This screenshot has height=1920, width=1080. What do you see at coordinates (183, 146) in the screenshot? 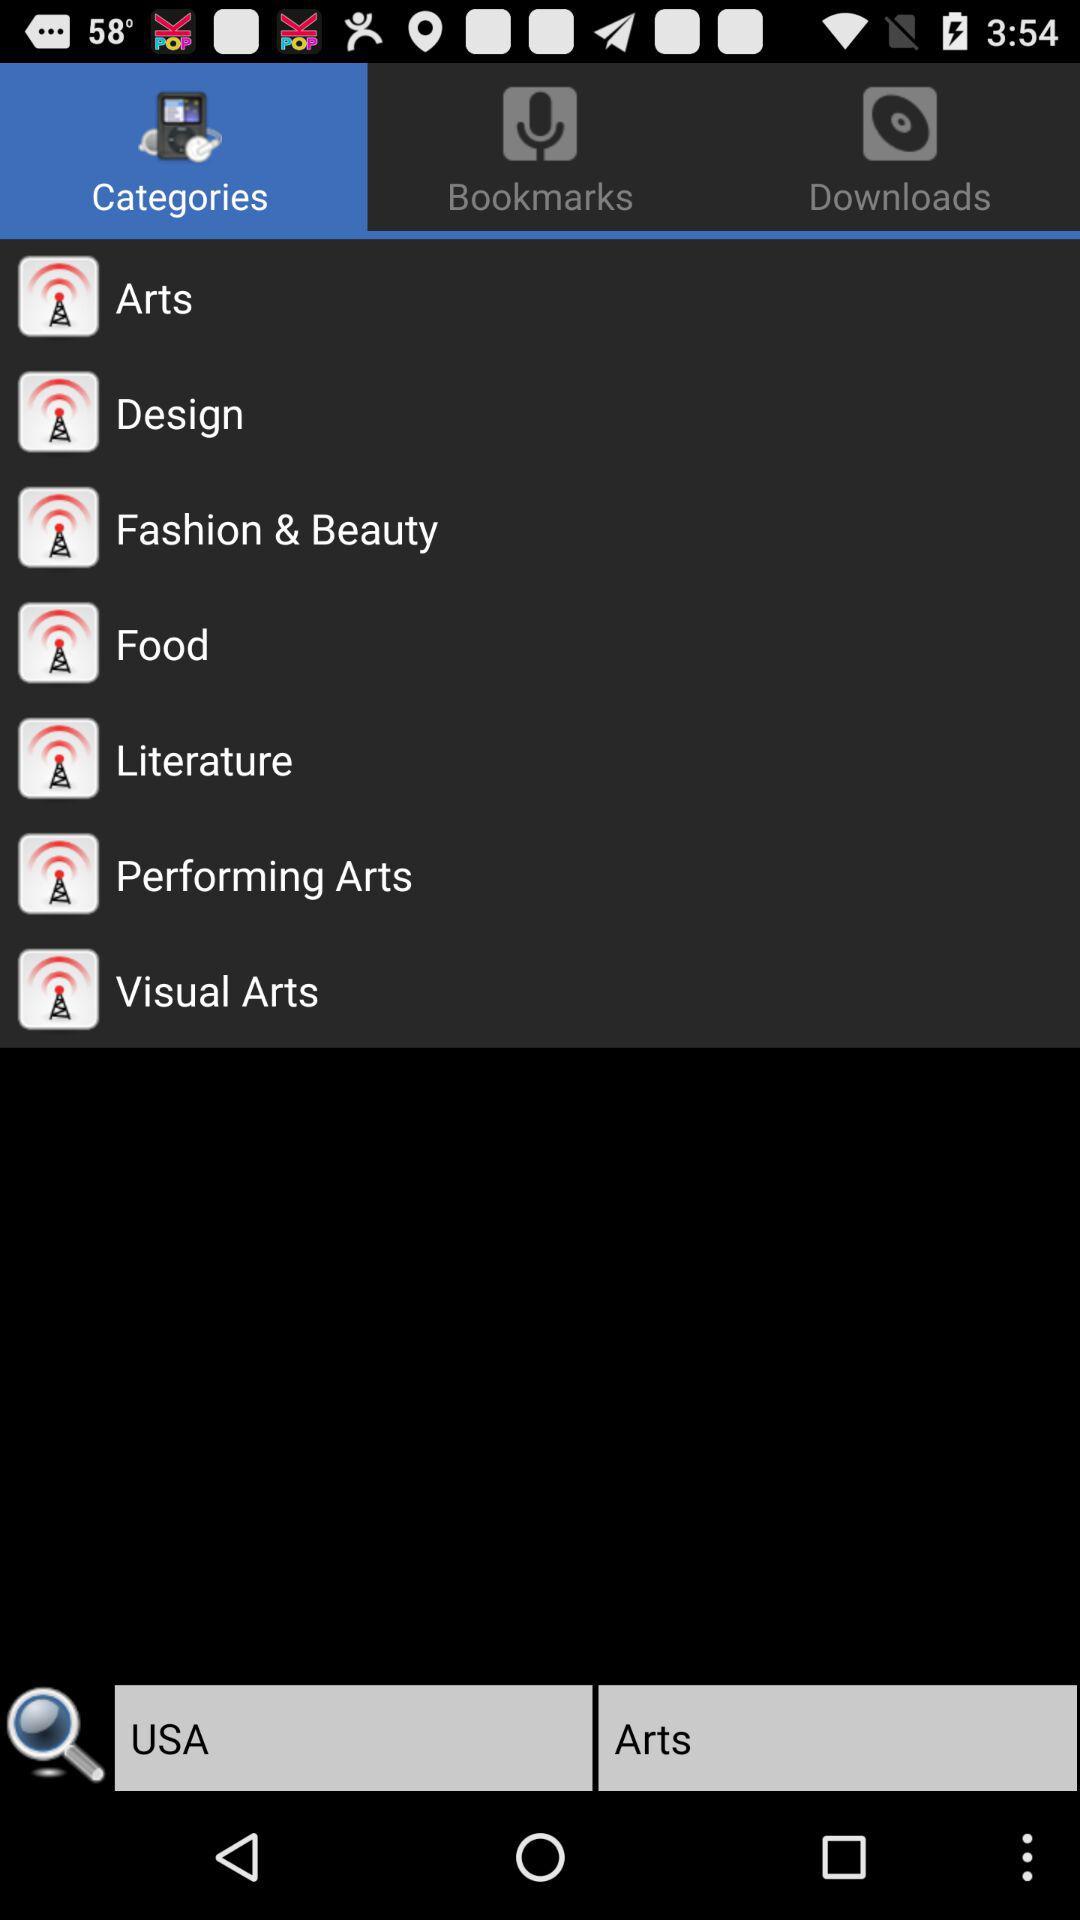
I see `the icon to the left of the downloads app` at bounding box center [183, 146].